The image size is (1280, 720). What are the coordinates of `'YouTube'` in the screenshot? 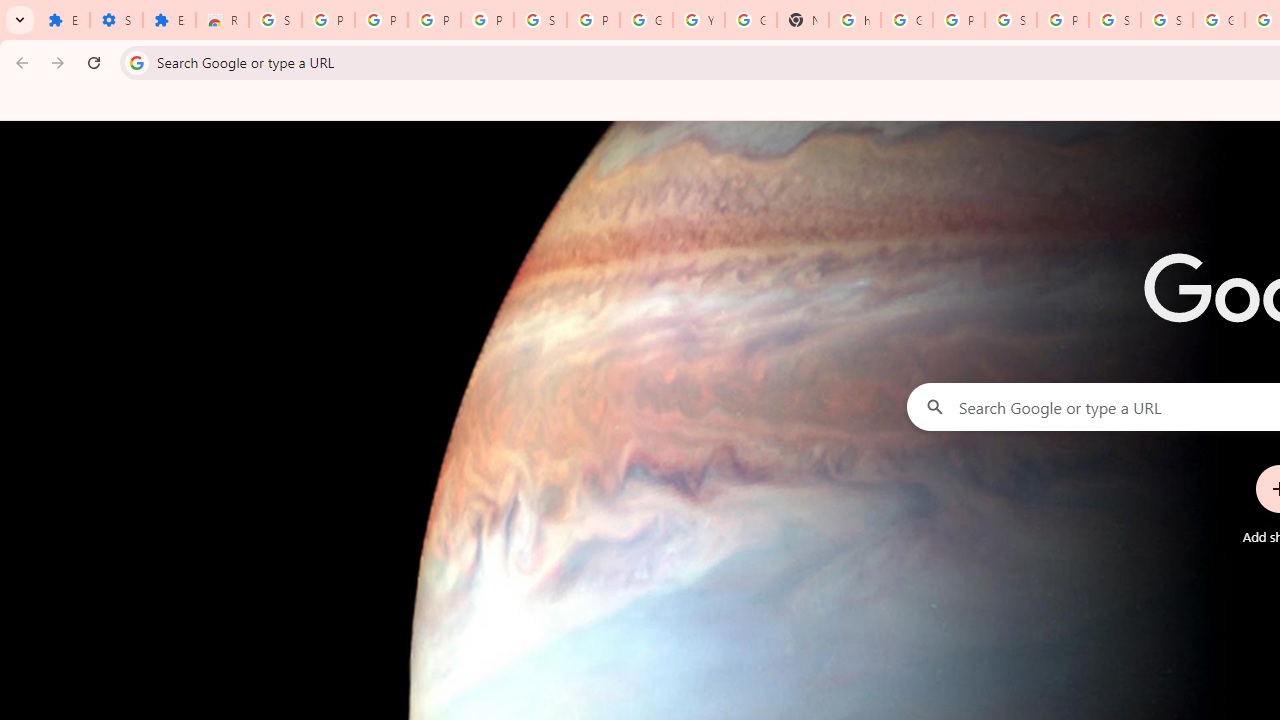 It's located at (698, 20).